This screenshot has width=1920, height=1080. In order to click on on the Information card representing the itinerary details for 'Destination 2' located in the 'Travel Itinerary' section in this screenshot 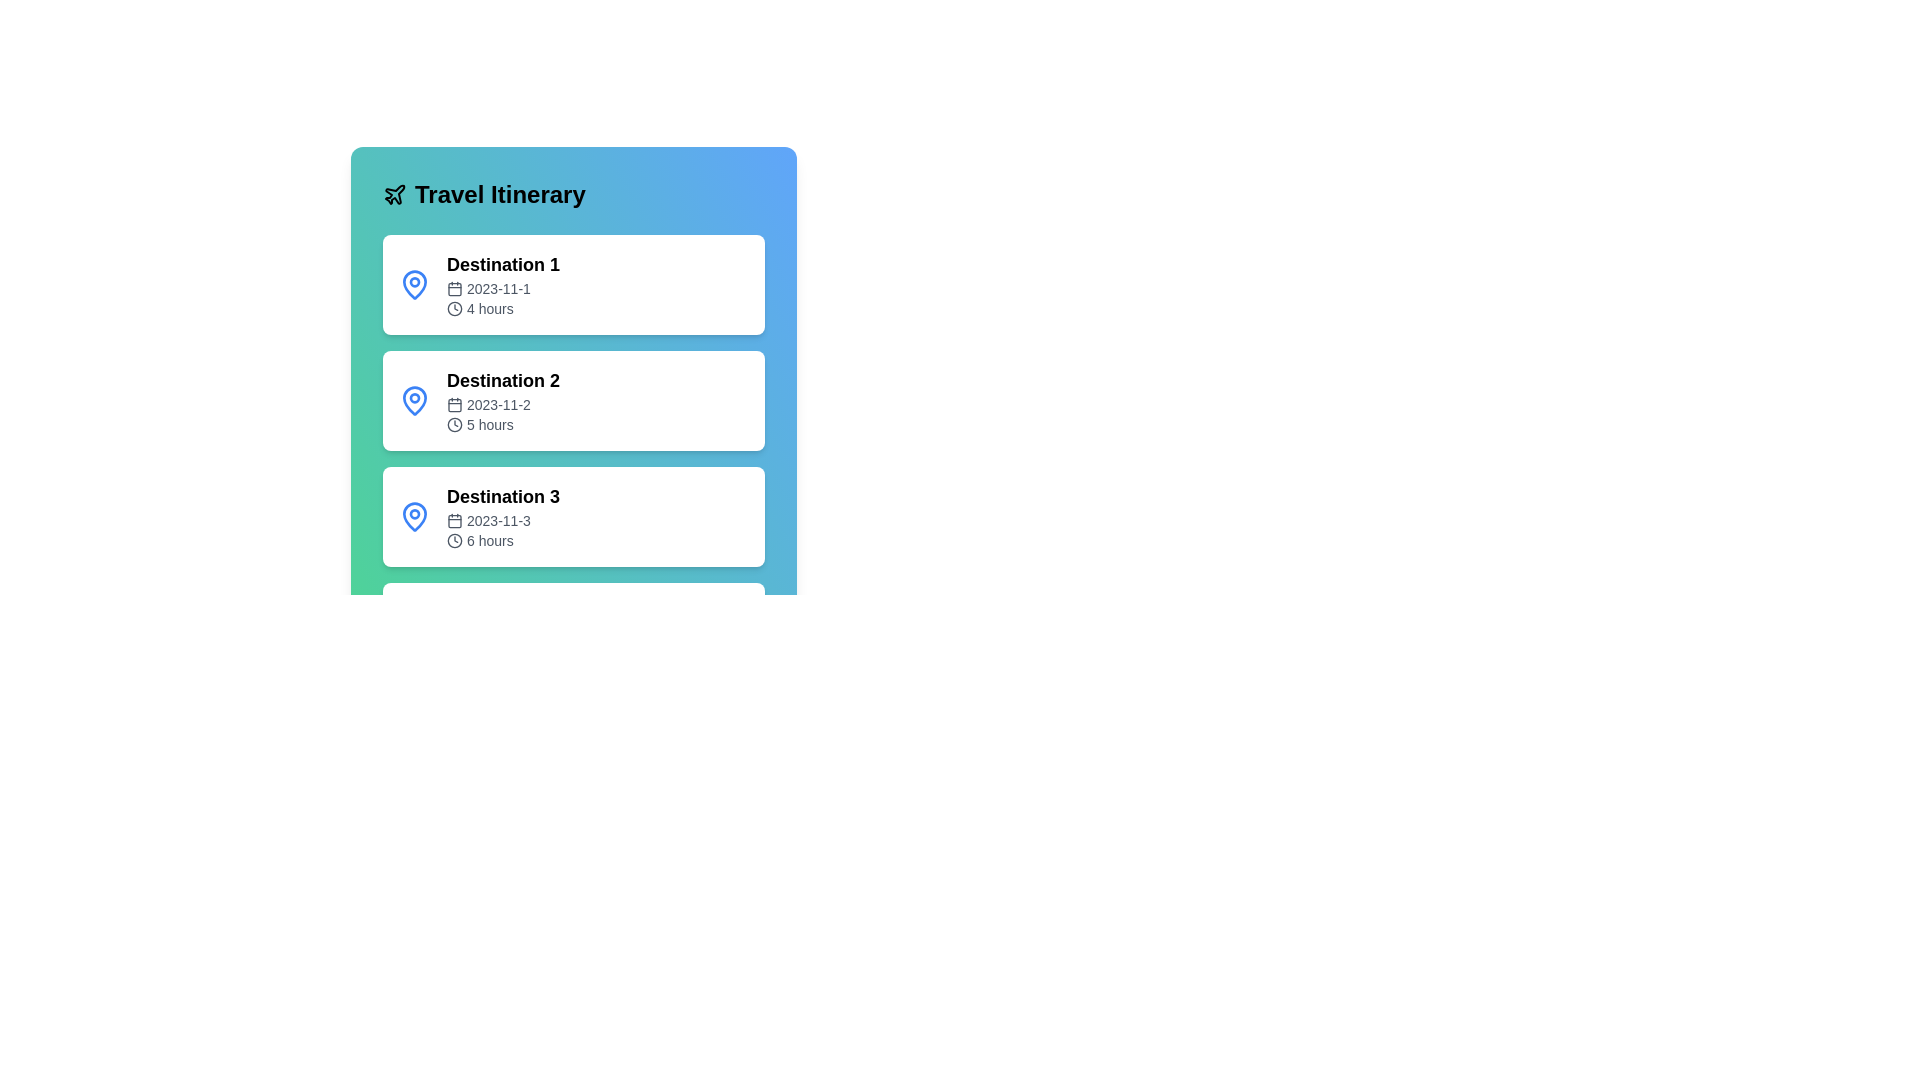, I will do `click(573, 357)`.